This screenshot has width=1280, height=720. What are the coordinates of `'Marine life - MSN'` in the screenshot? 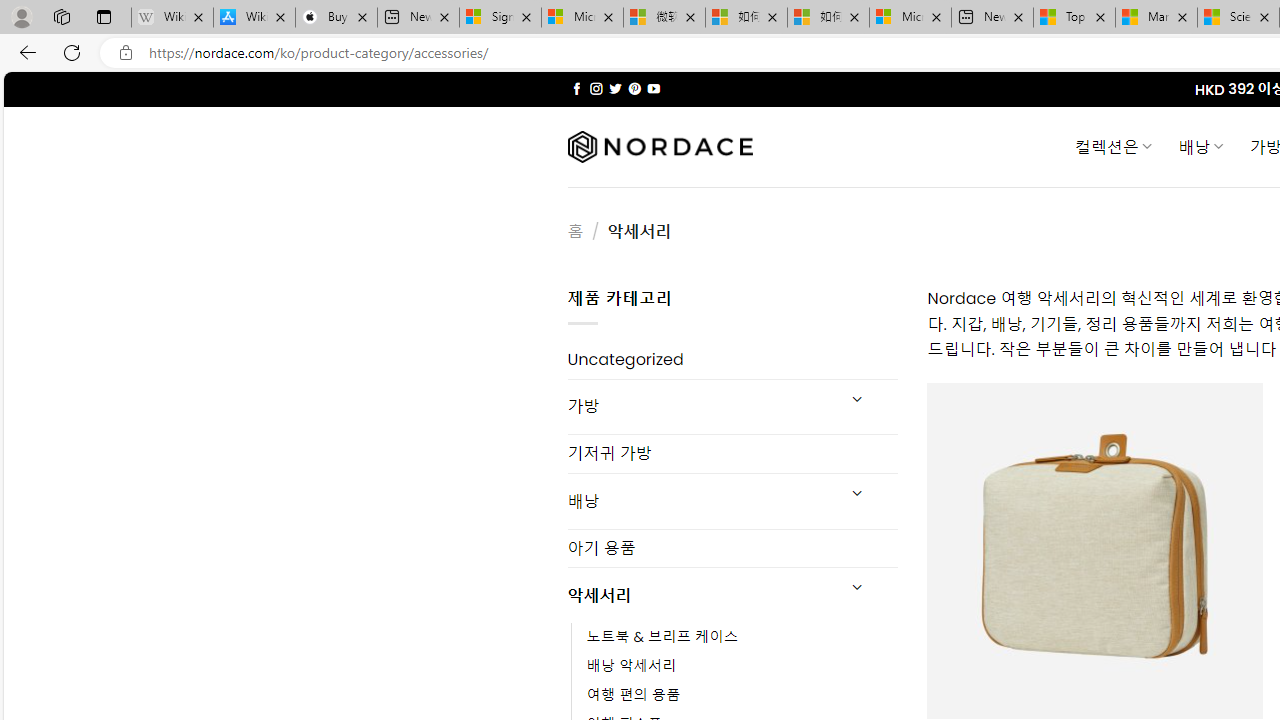 It's located at (1156, 17).